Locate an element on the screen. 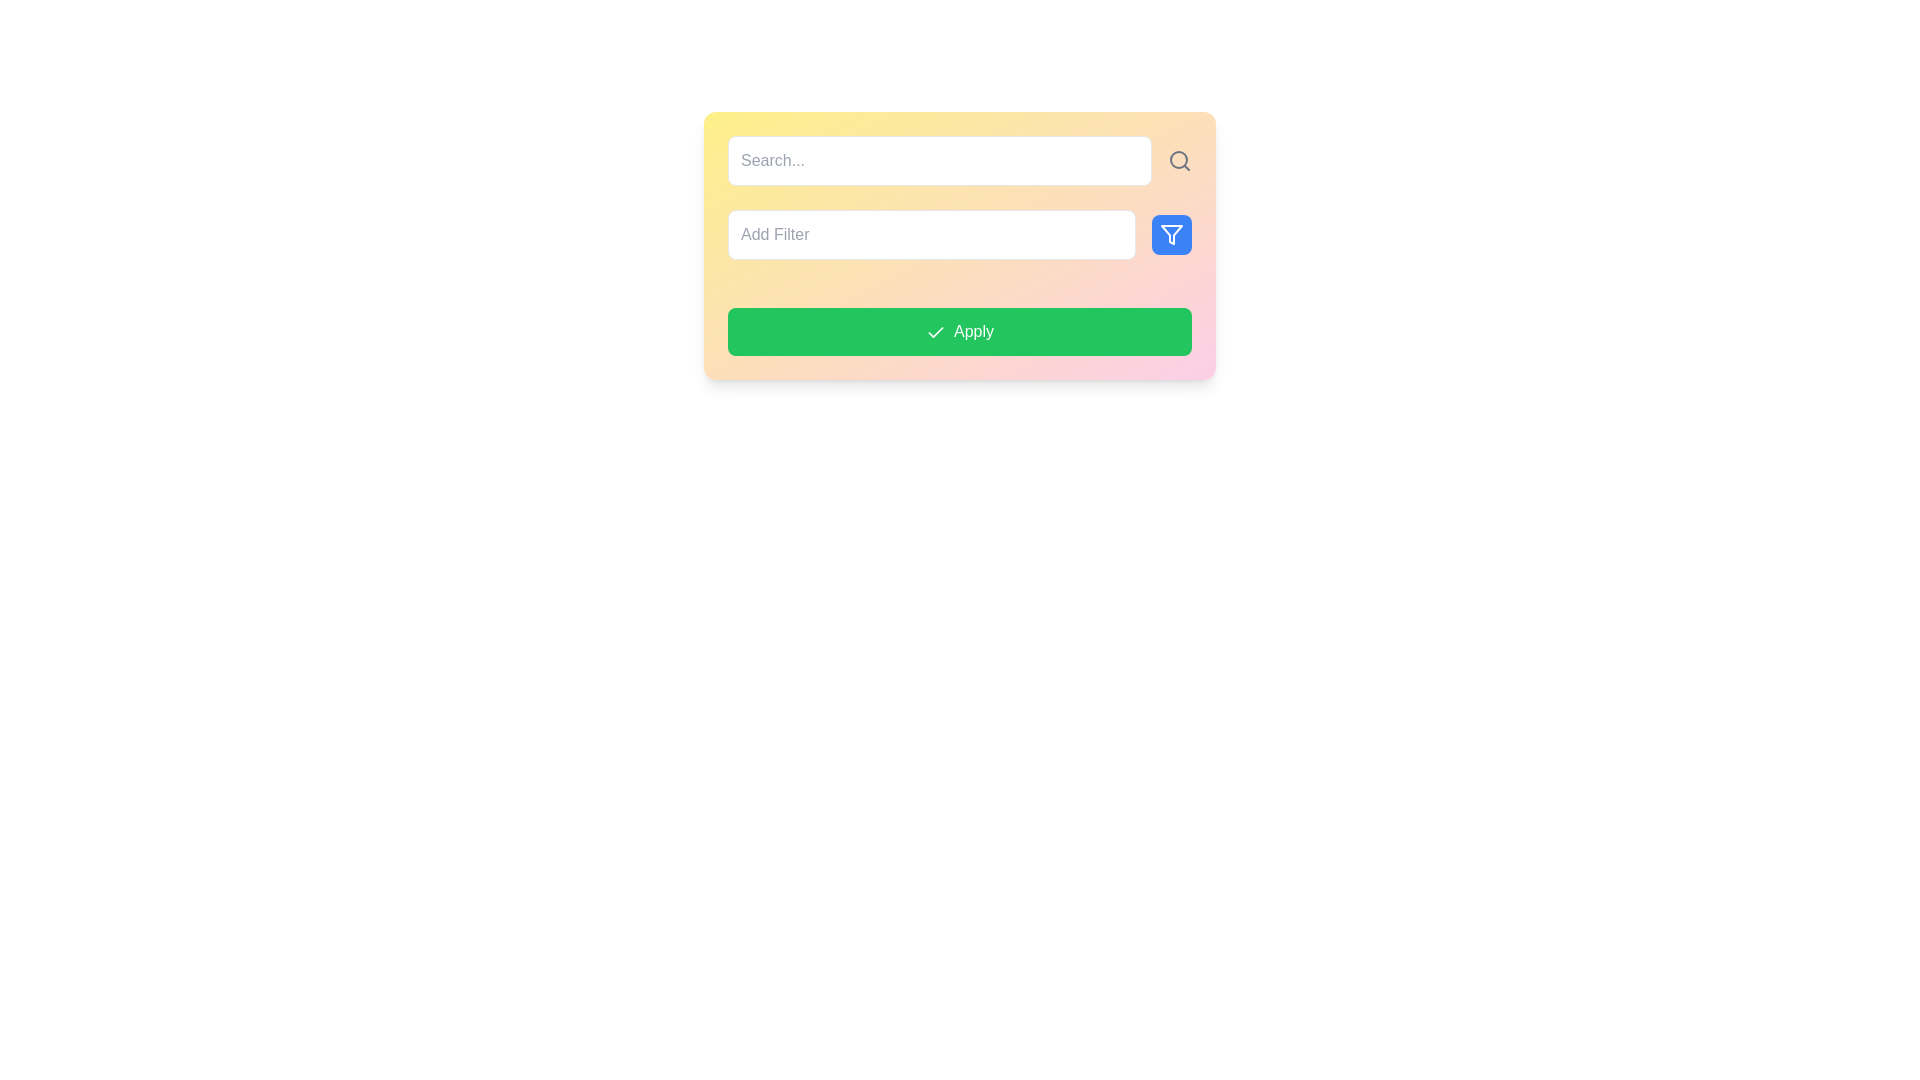 This screenshot has height=1080, width=1920. the 'Apply' button, which has a vibrant green background and white text, to change its background shade is located at coordinates (960, 330).